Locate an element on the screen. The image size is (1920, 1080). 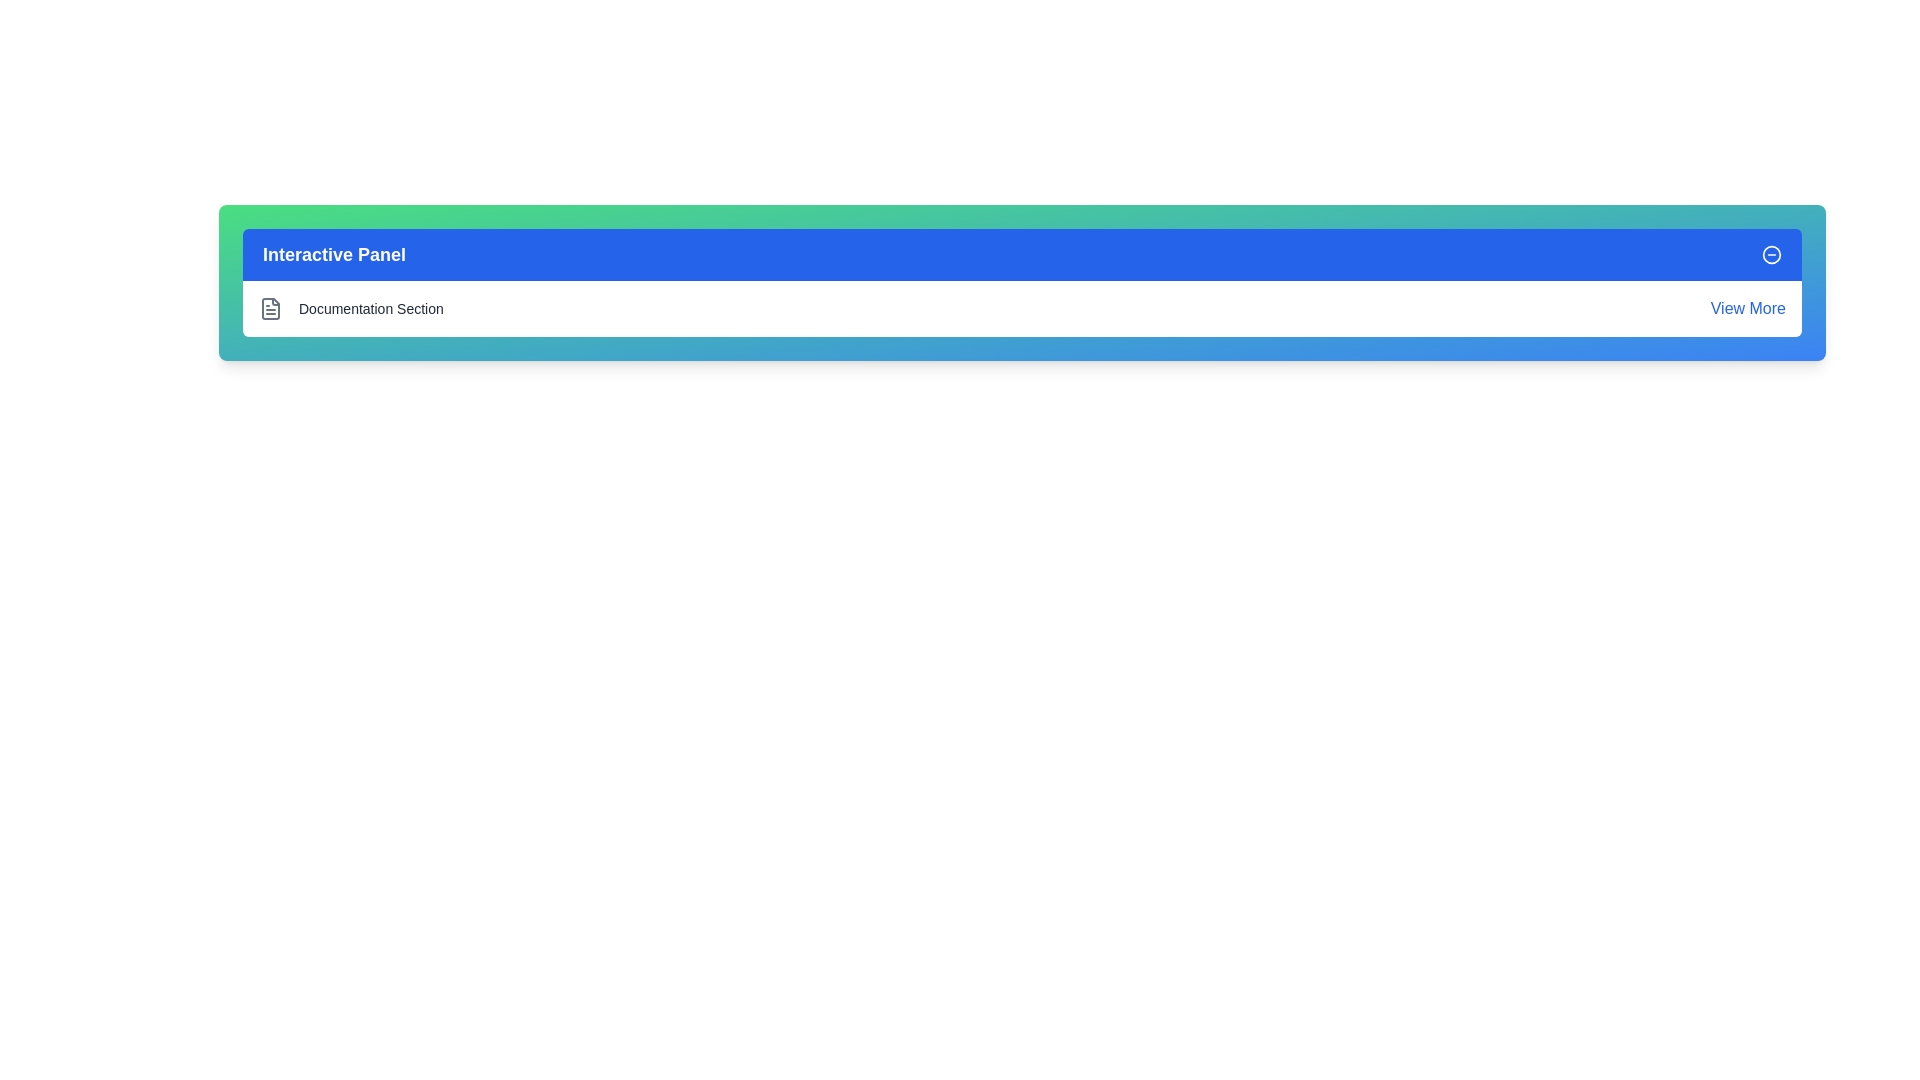
the graphical icon representing the file or document labeled 'Documentation Section' located at the first file icon in the layout is located at coordinates (269, 308).